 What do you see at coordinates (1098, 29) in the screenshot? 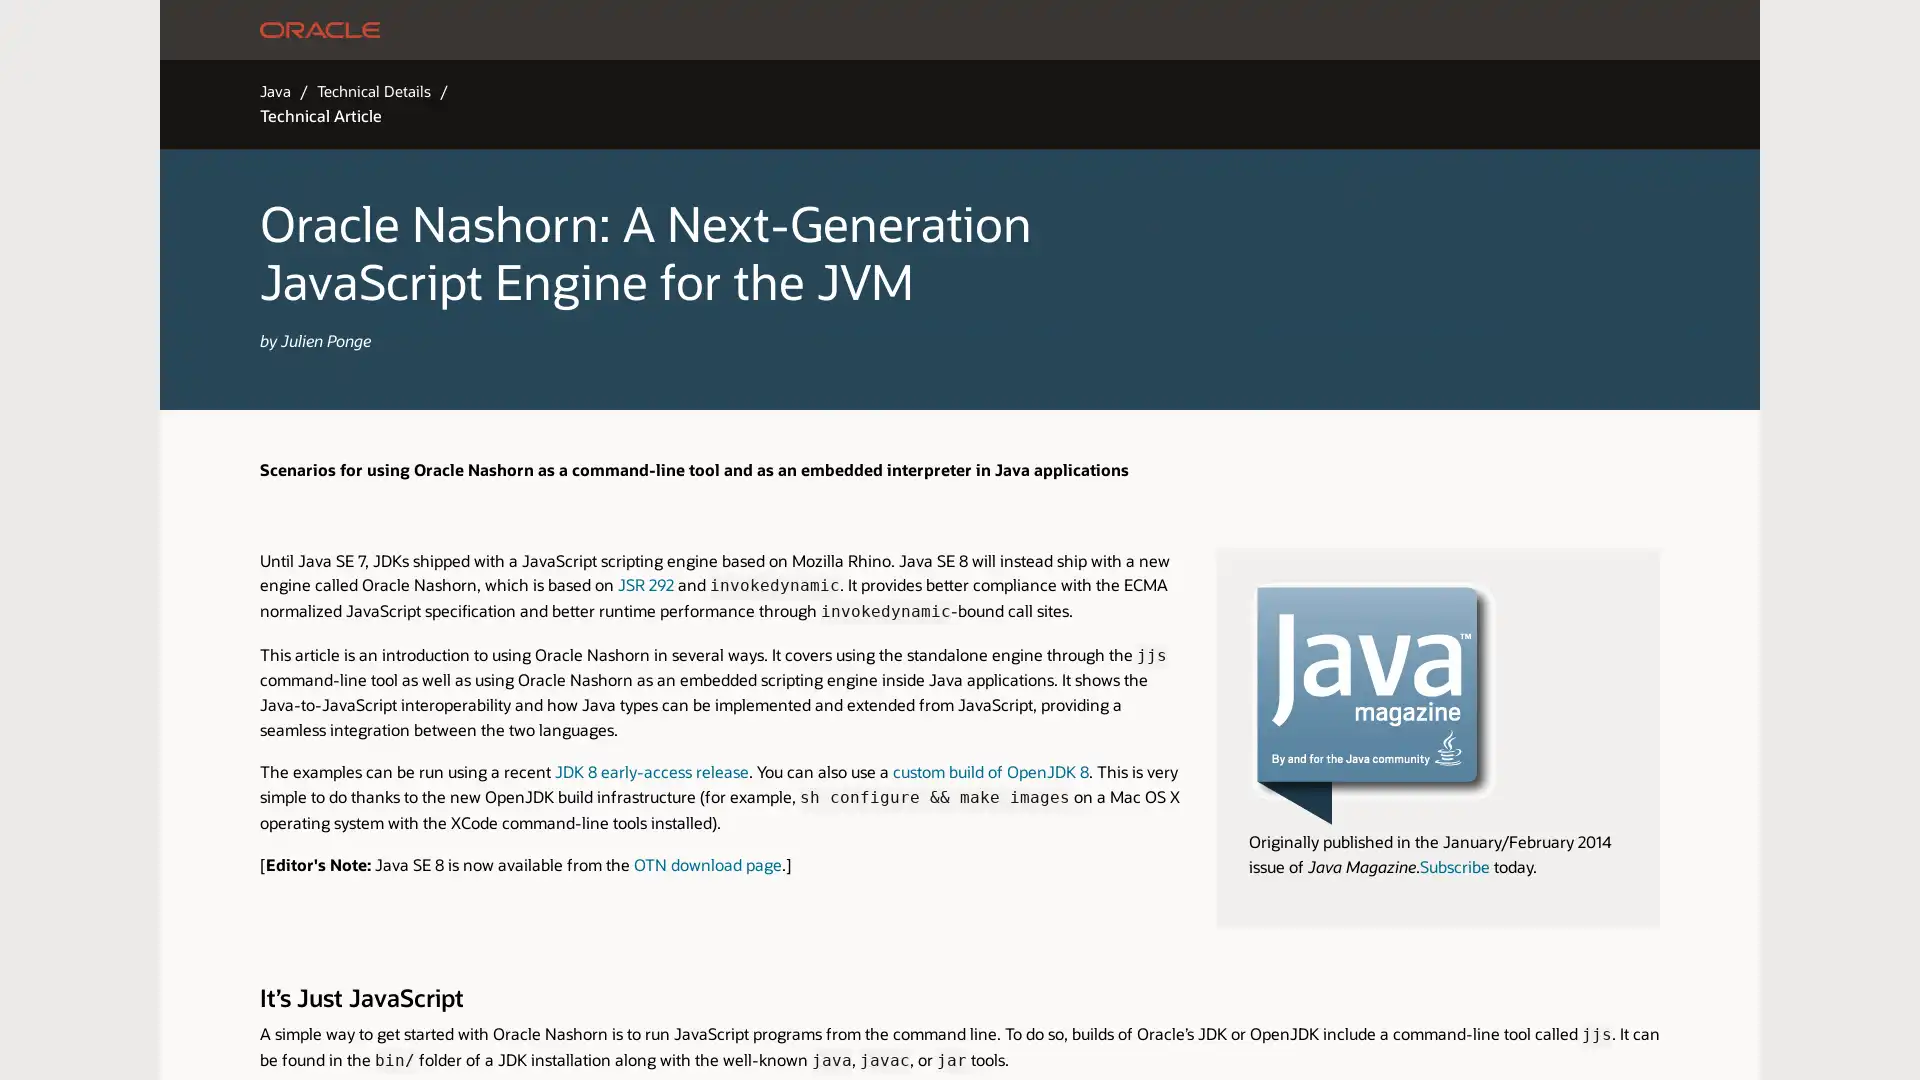
I see `Events` at bounding box center [1098, 29].